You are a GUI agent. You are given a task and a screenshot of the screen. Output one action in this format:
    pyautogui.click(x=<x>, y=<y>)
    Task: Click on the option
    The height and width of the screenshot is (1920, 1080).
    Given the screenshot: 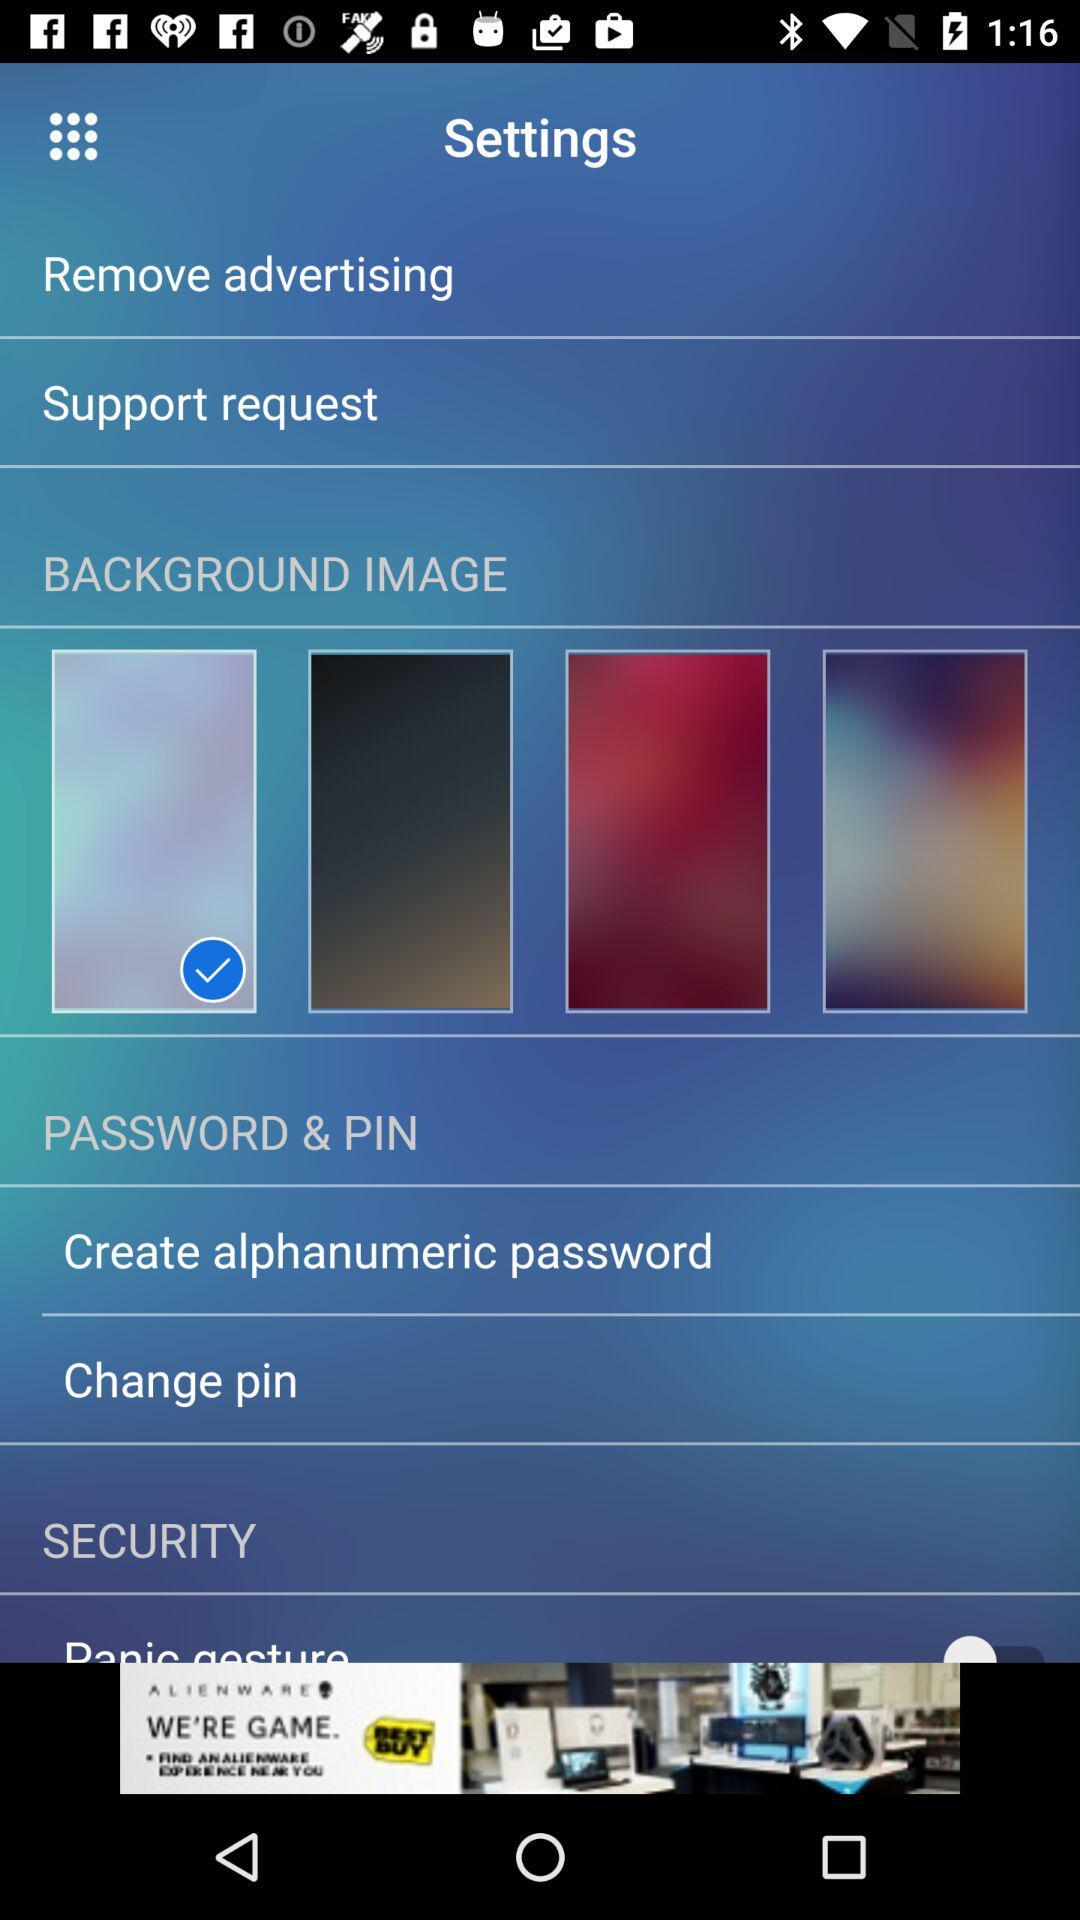 What is the action you would take?
    pyautogui.click(x=540, y=1727)
    